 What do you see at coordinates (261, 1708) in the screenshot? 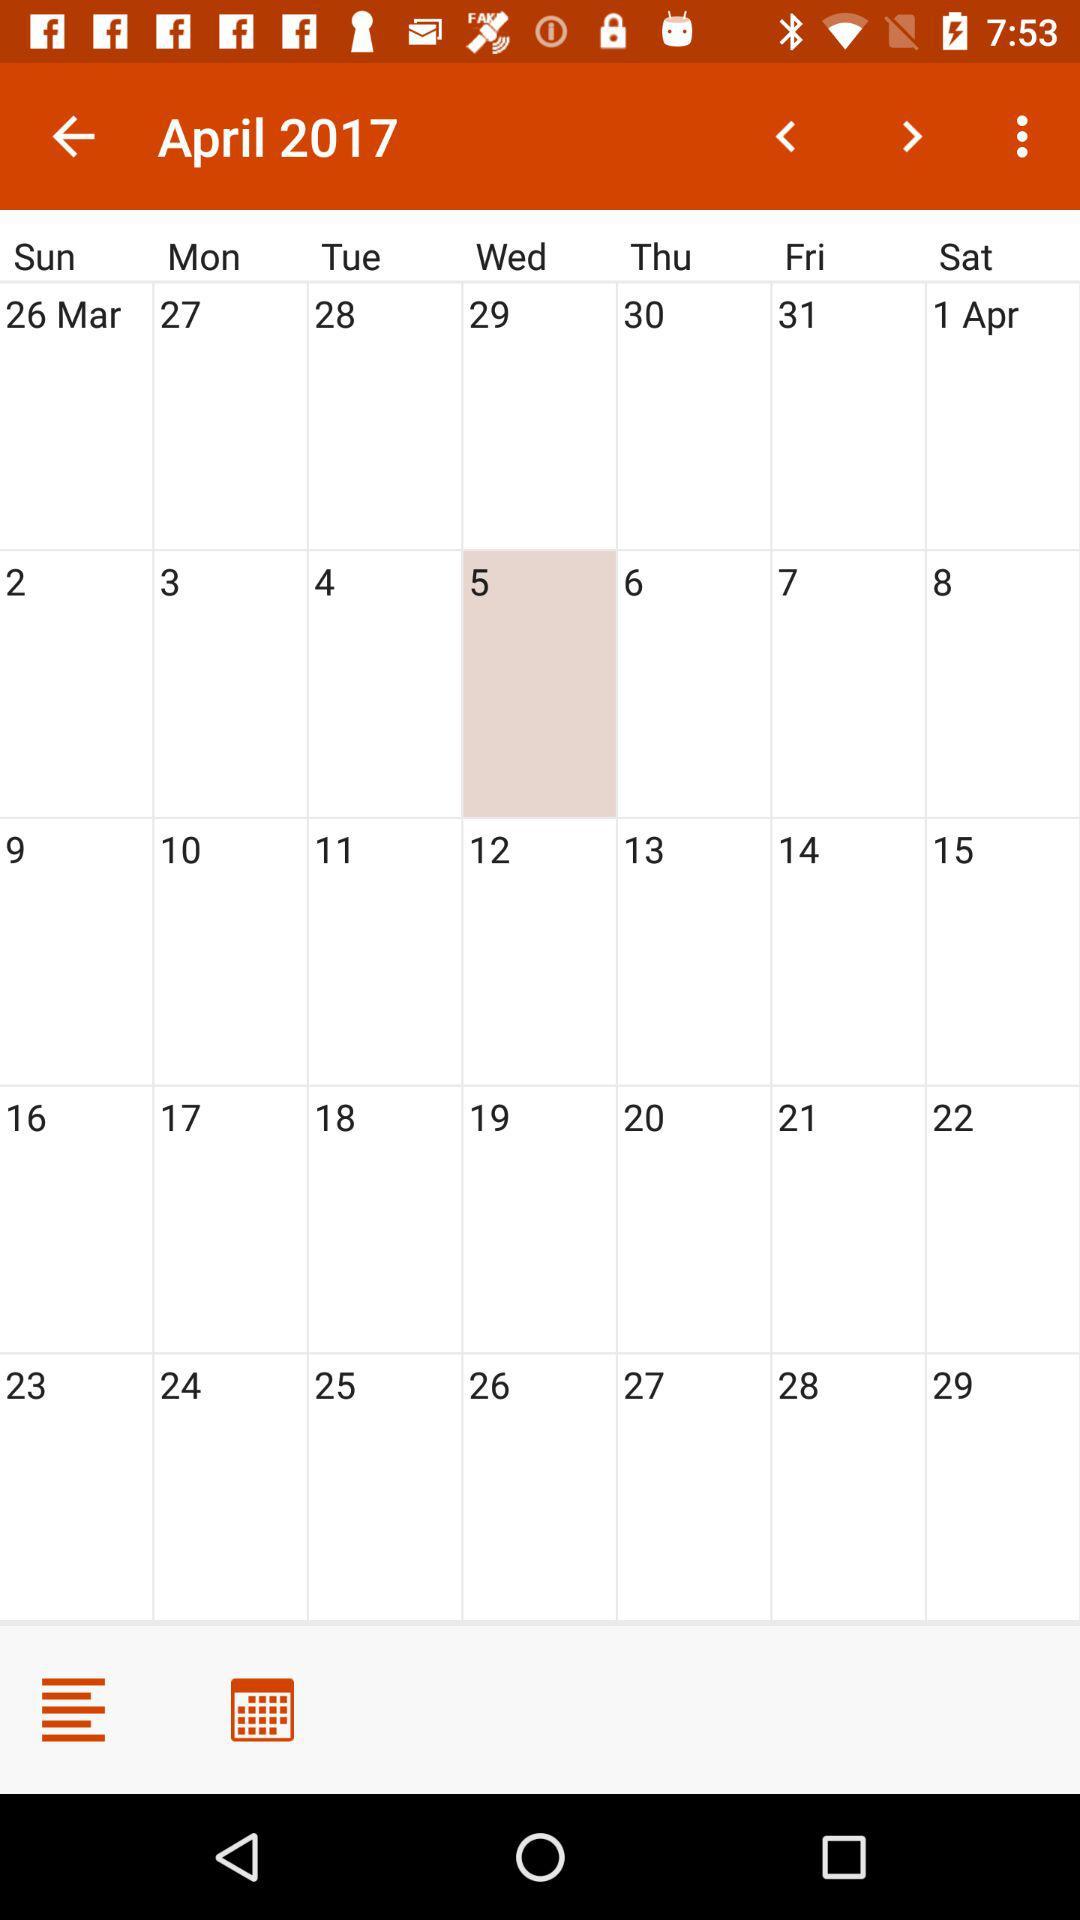
I see `open calendar` at bounding box center [261, 1708].